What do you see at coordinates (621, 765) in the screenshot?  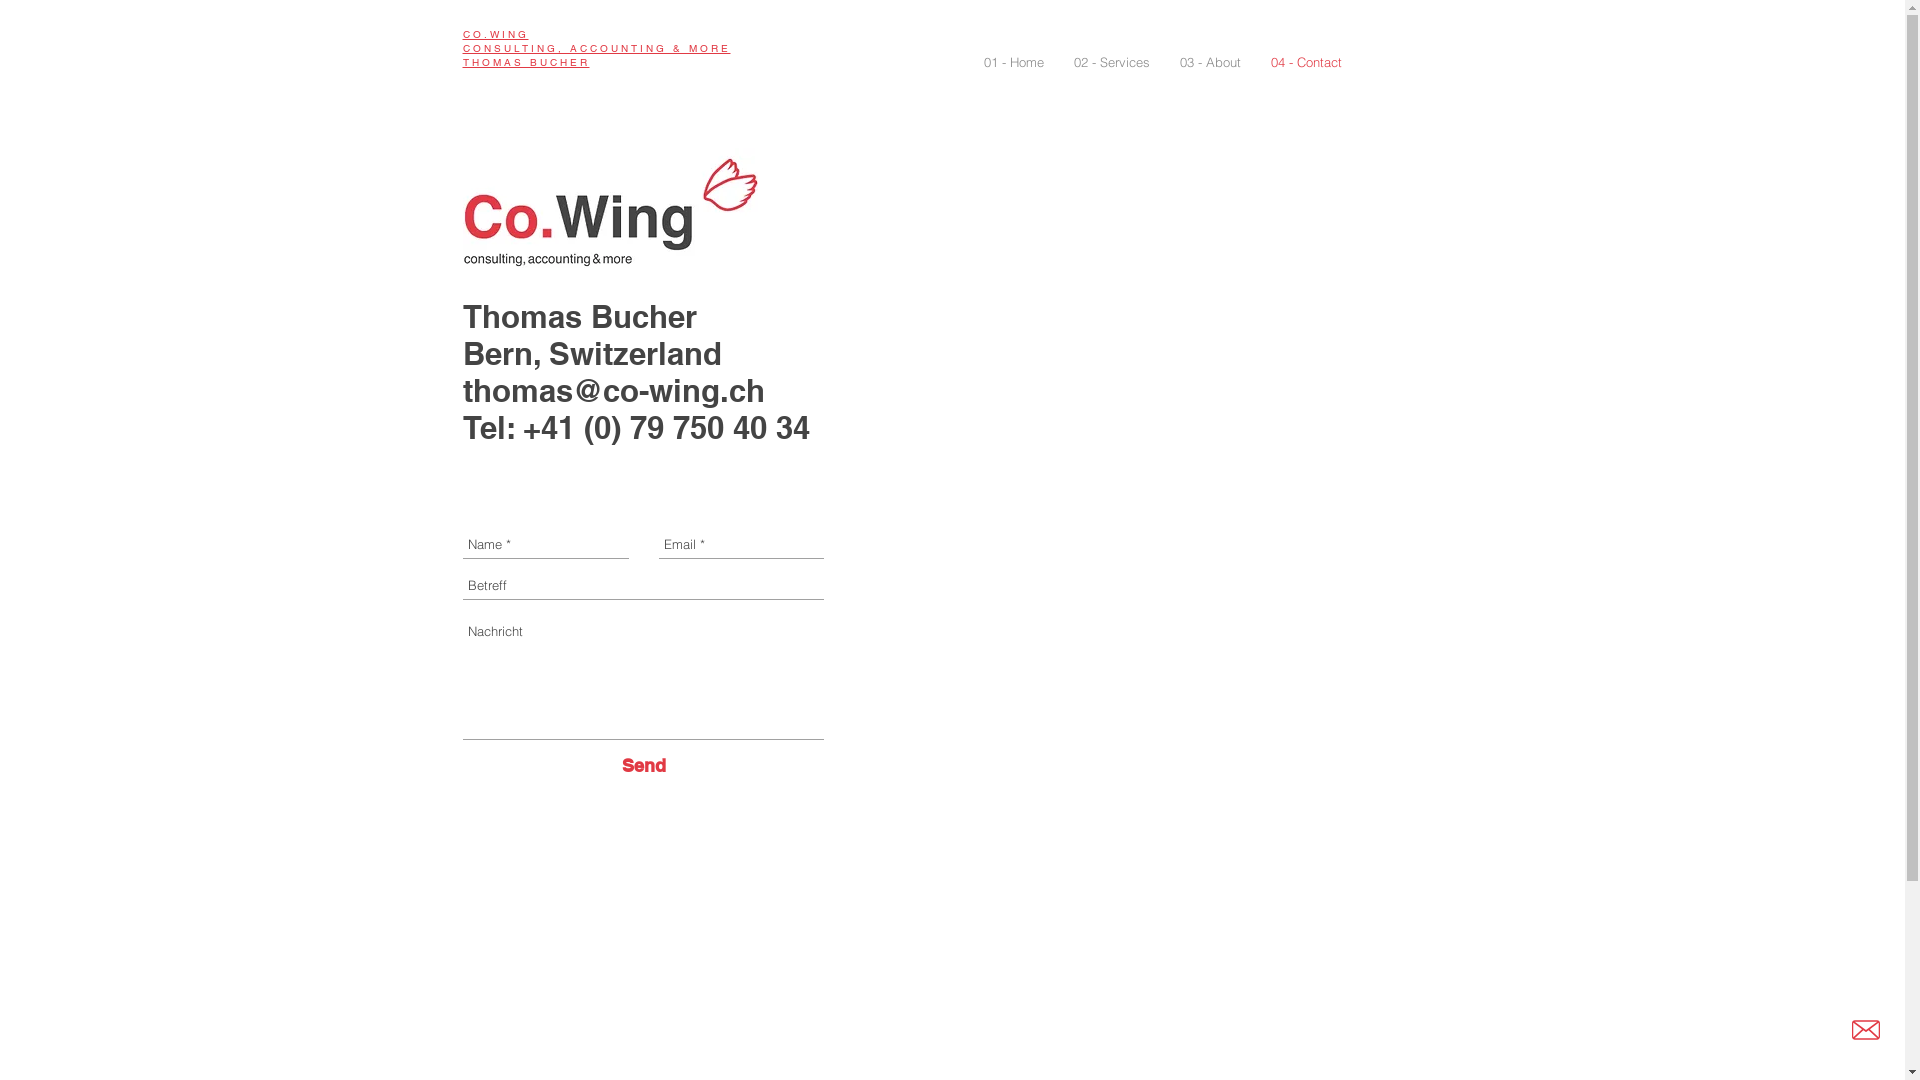 I see `'Send'` at bounding box center [621, 765].